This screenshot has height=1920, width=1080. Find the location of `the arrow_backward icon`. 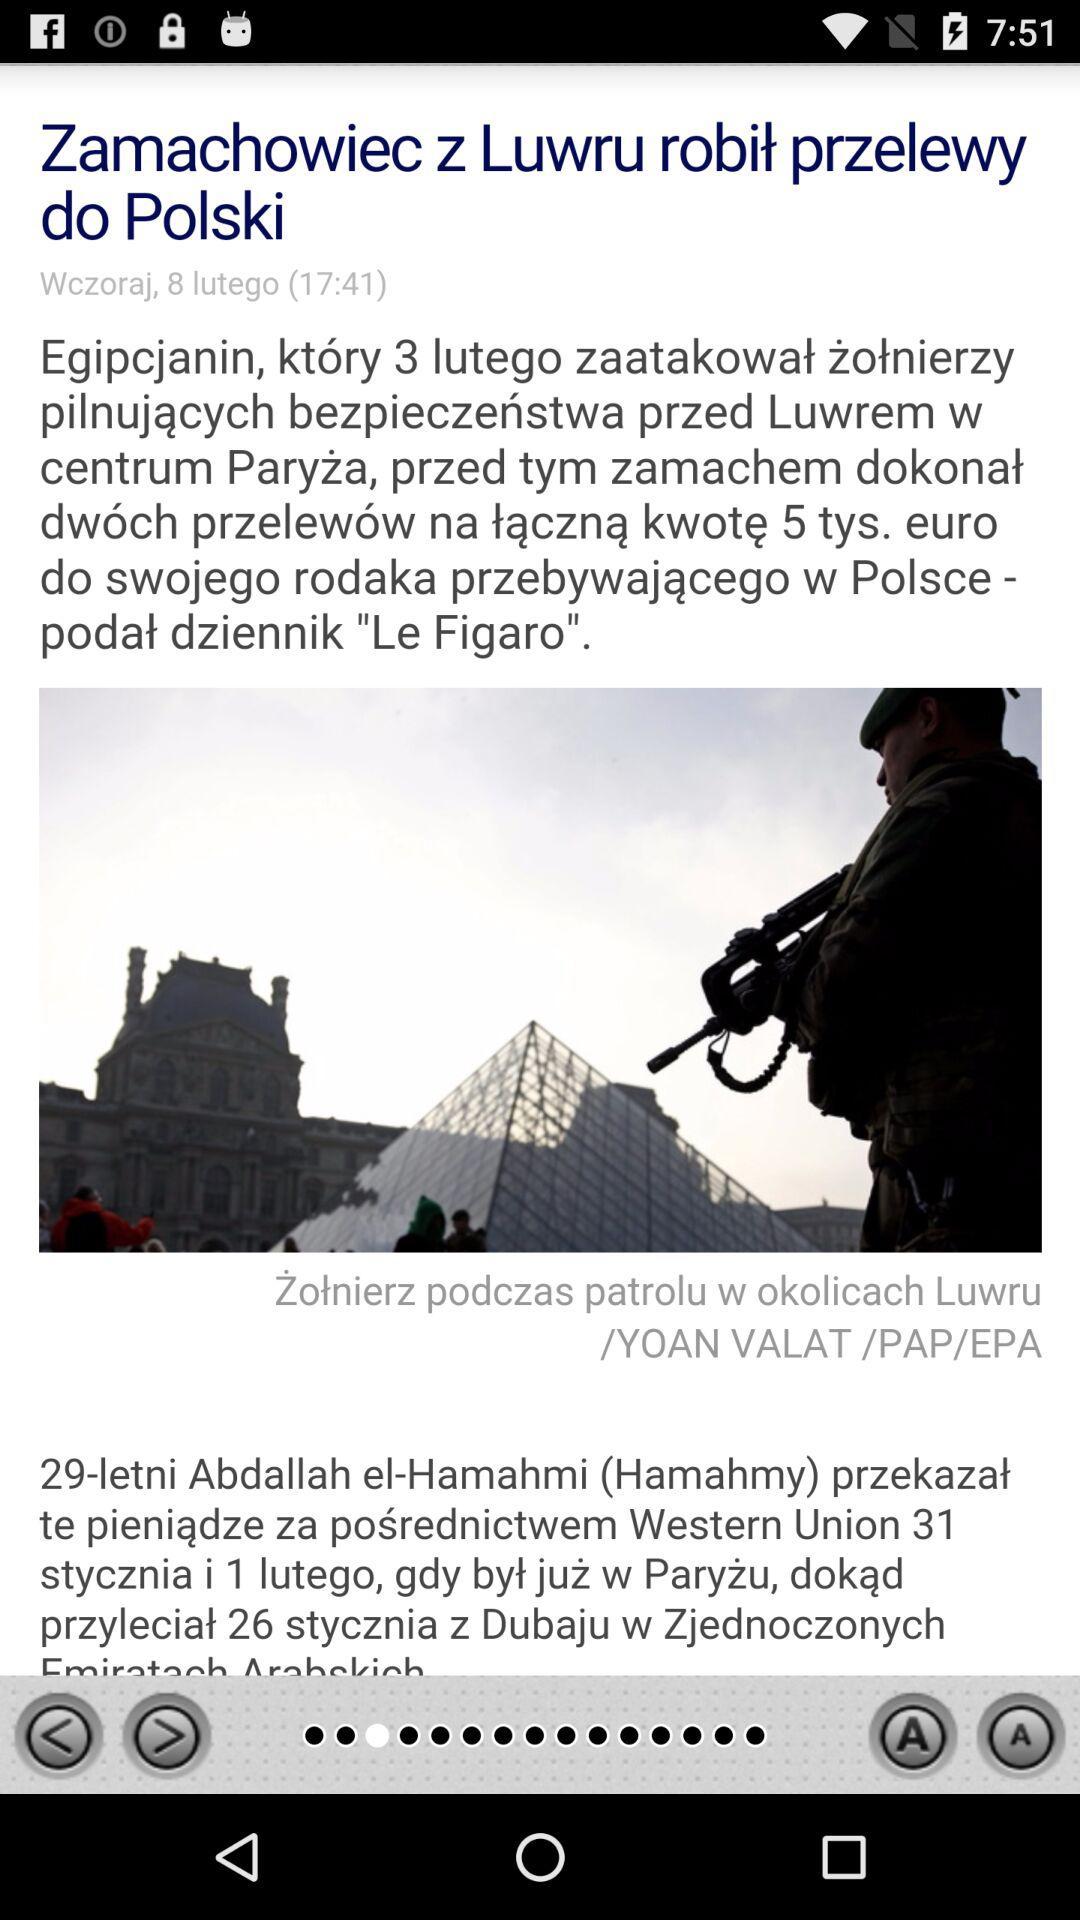

the arrow_backward icon is located at coordinates (56, 1857).